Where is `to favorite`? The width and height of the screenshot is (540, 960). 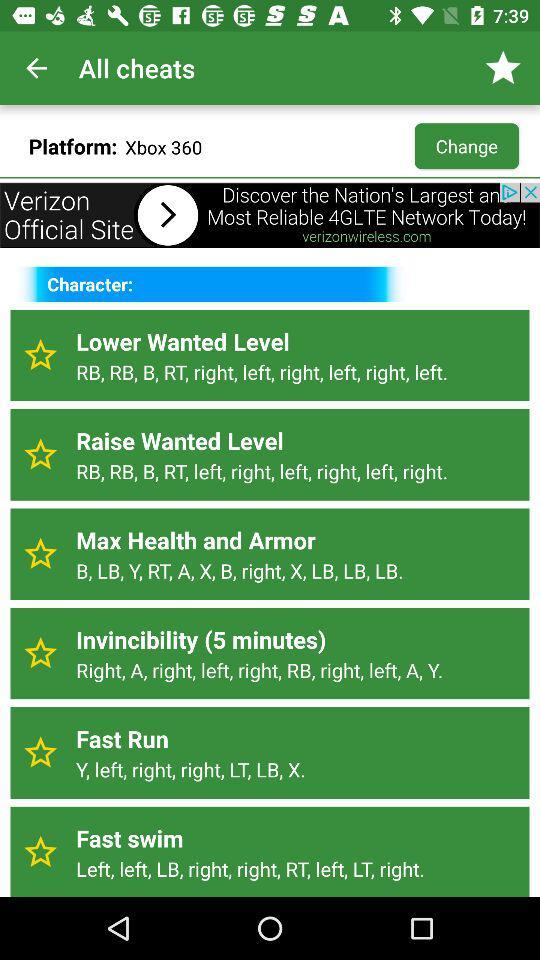 to favorite is located at coordinates (40, 454).